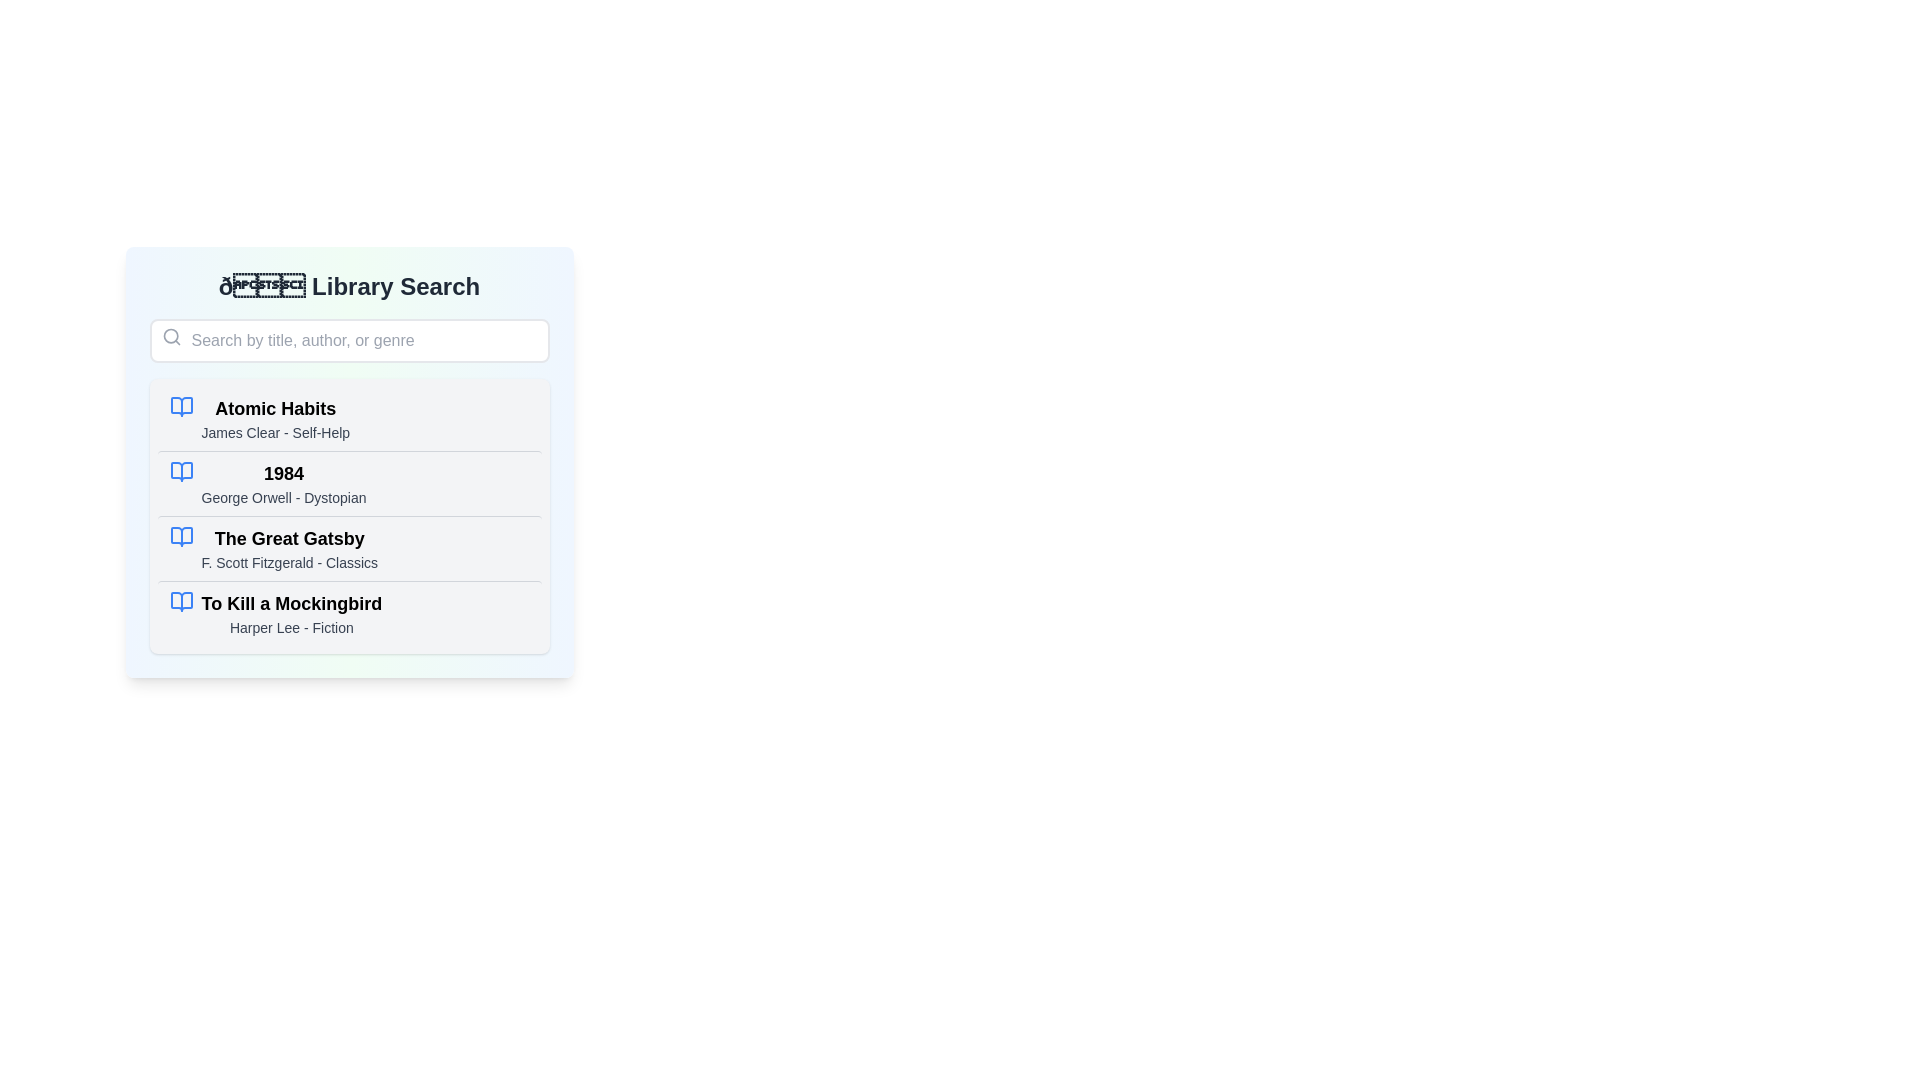 The width and height of the screenshot is (1920, 1080). Describe the element at coordinates (274, 418) in the screenshot. I see `the first item in the list of books displaying 'Atomic Habits' by James Clear` at that location.